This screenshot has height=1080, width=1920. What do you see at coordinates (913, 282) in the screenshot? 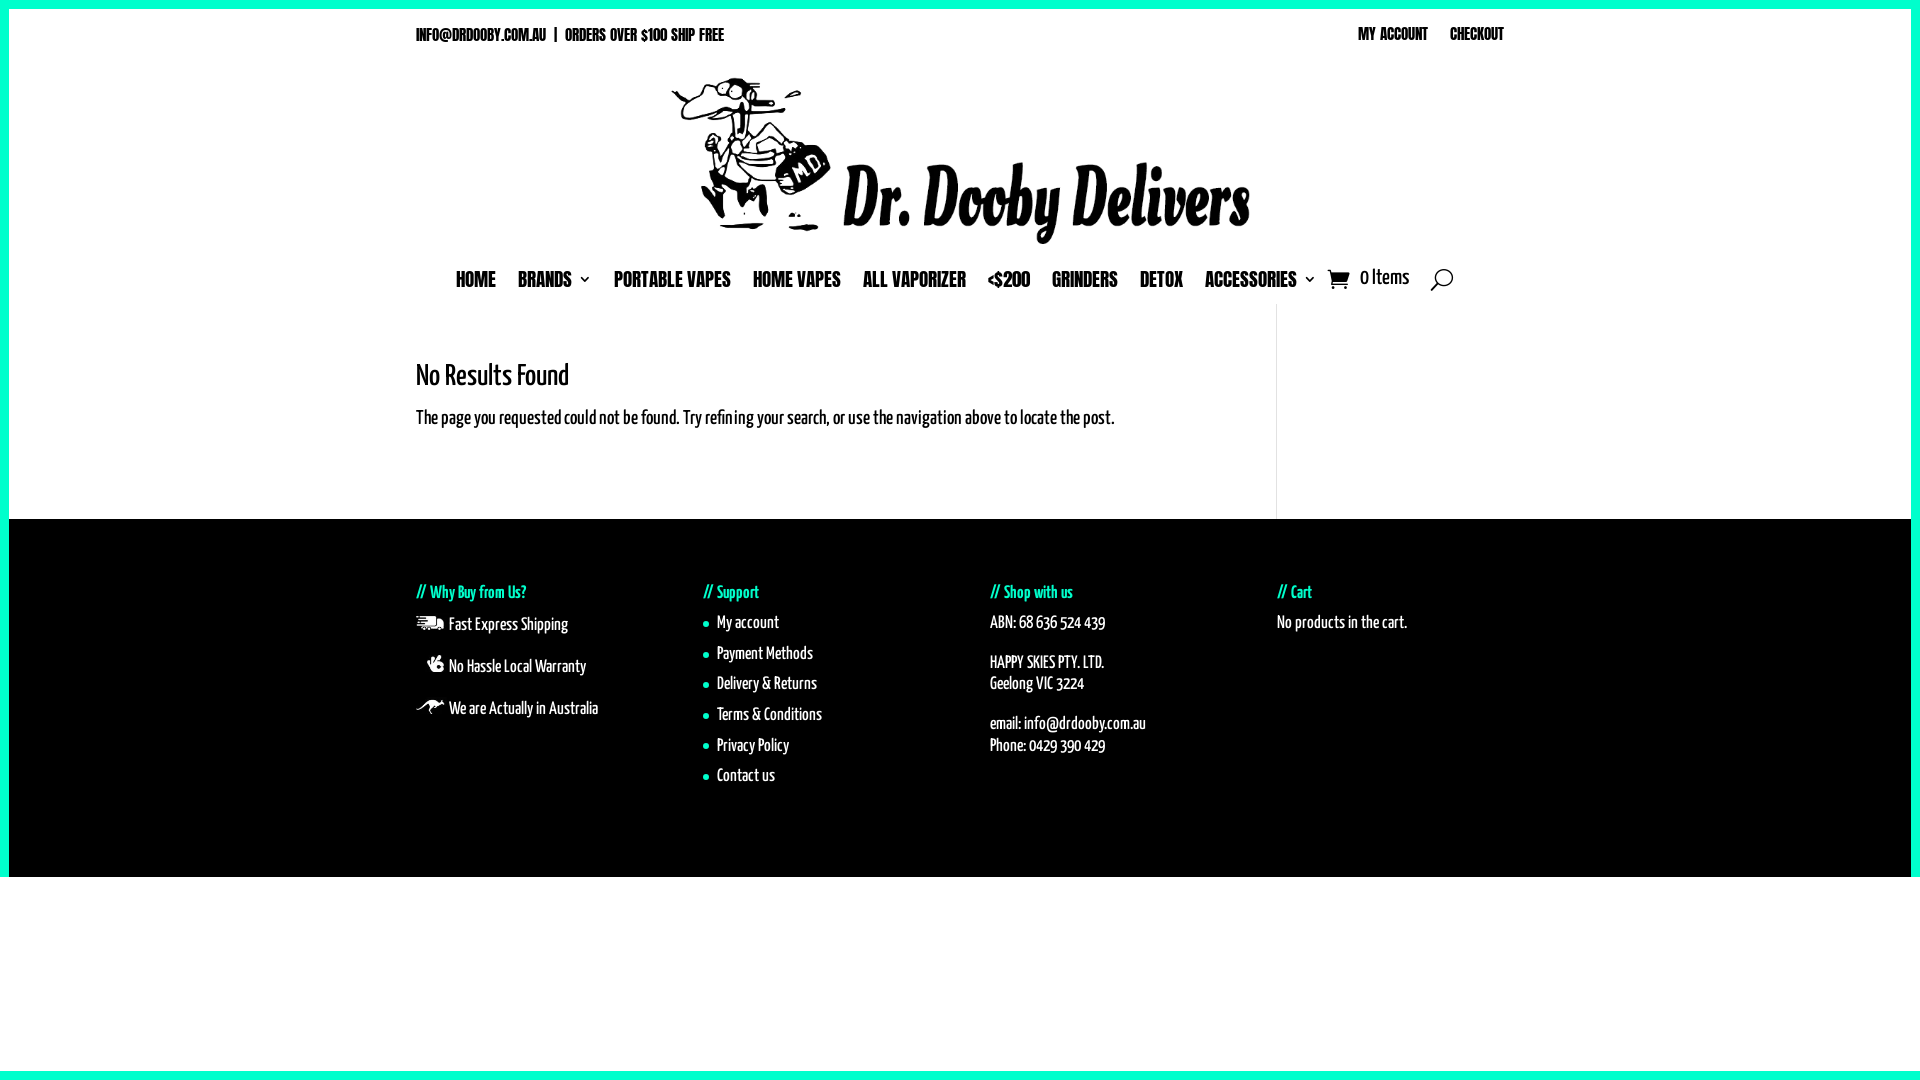
I see `'ALL VAPORIZER'` at bounding box center [913, 282].